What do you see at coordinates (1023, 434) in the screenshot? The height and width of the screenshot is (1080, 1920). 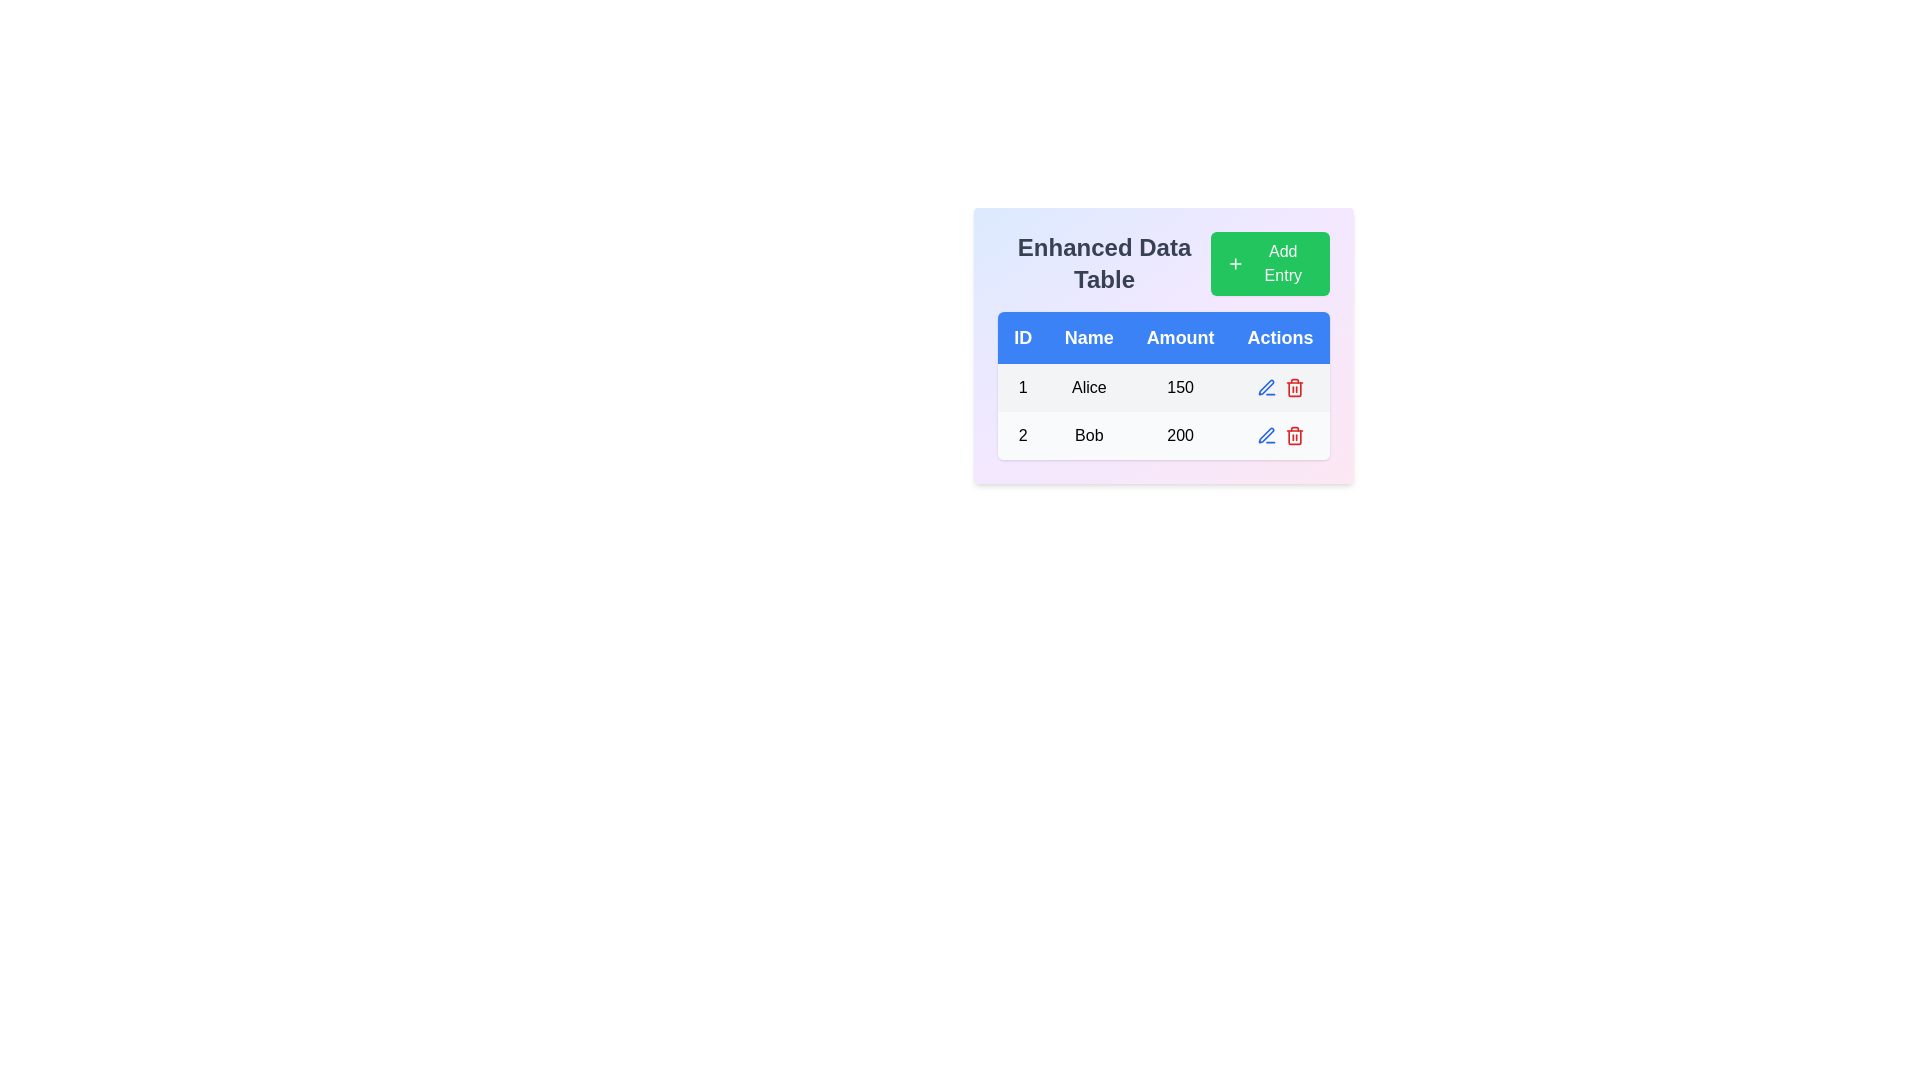 I see `the text label that identifies the row with the sequential number '2' in the first column of the second row under the header 'ID'` at bounding box center [1023, 434].